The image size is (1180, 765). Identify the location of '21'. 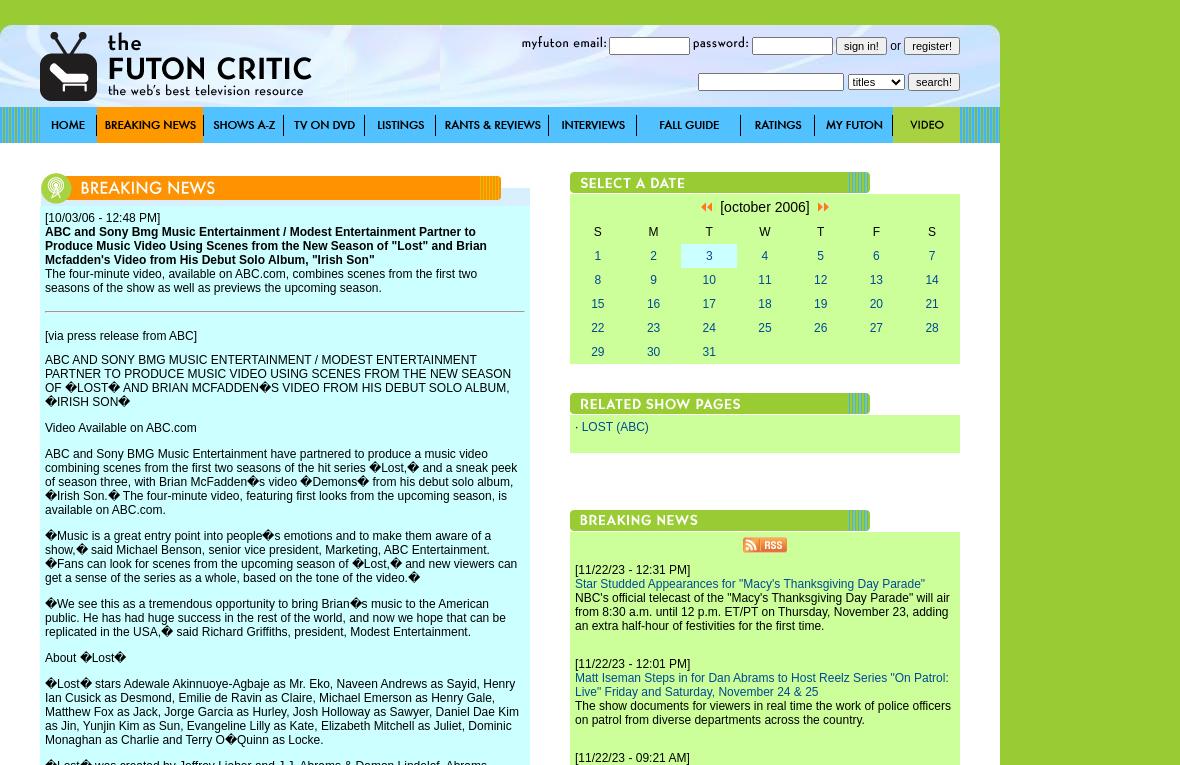
(930, 304).